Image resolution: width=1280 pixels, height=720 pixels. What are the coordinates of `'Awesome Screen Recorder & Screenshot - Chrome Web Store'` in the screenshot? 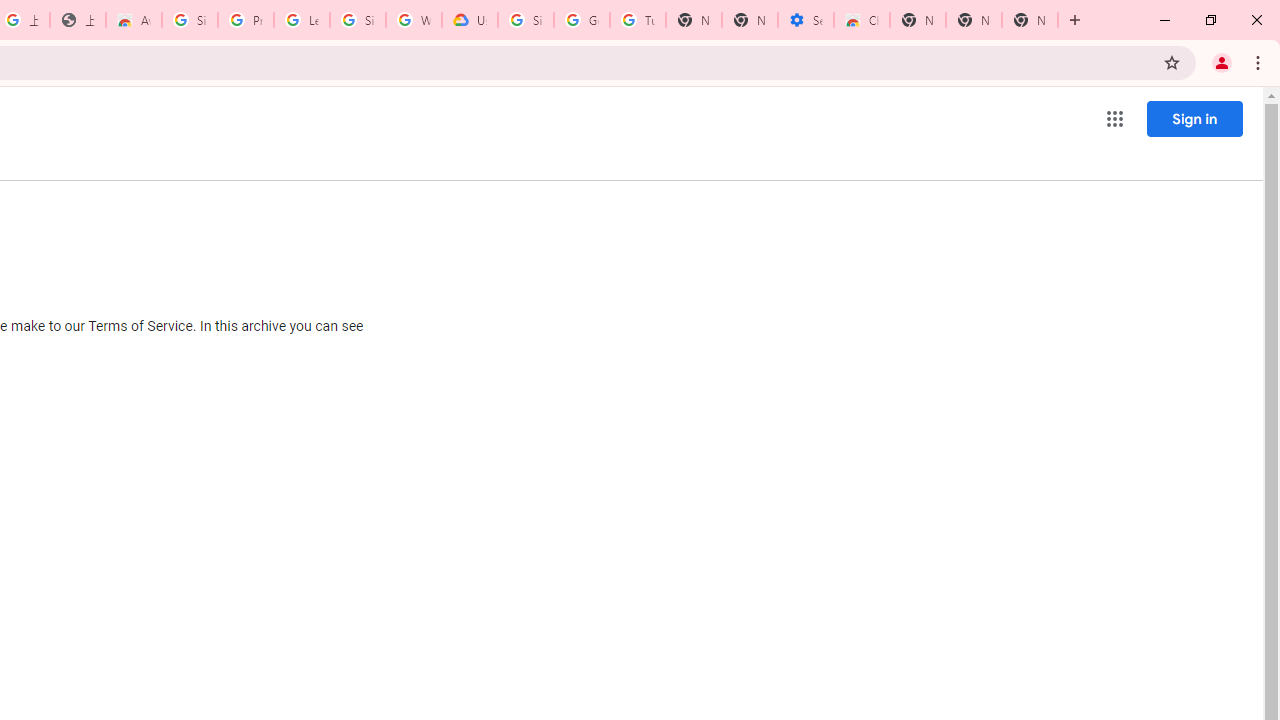 It's located at (133, 20).